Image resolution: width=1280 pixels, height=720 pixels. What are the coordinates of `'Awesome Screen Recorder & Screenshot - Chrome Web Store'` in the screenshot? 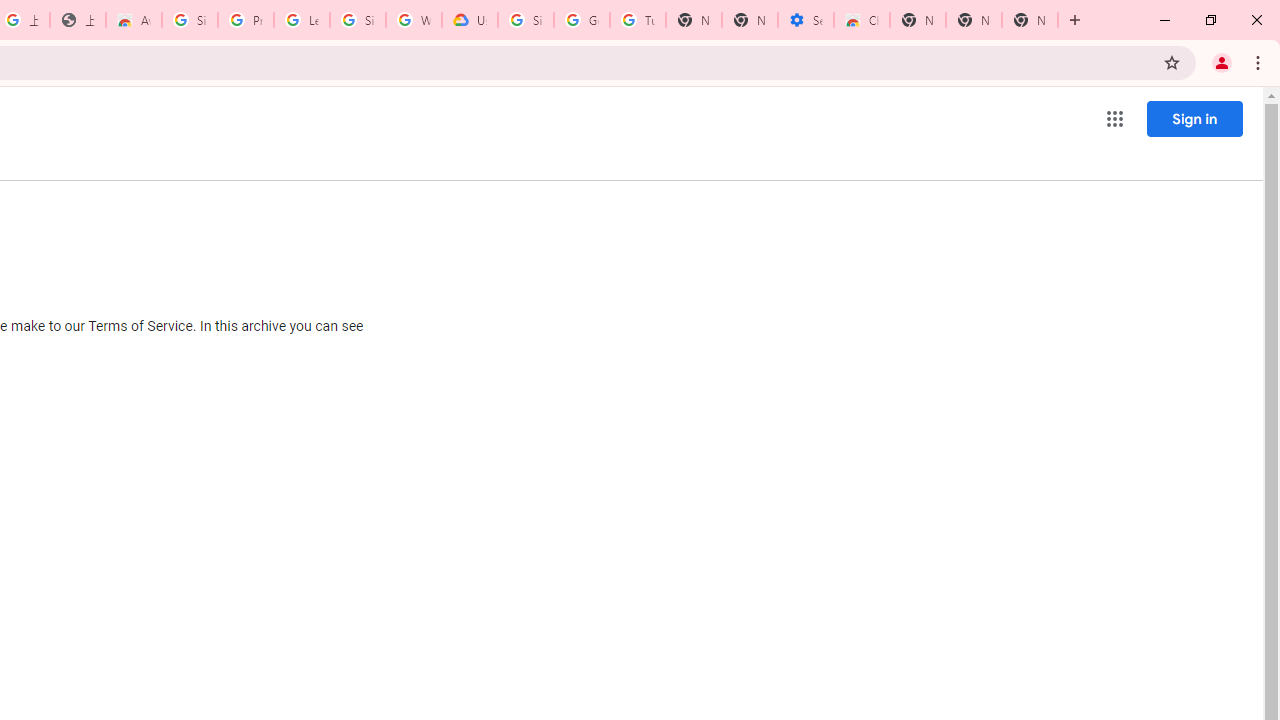 It's located at (133, 20).